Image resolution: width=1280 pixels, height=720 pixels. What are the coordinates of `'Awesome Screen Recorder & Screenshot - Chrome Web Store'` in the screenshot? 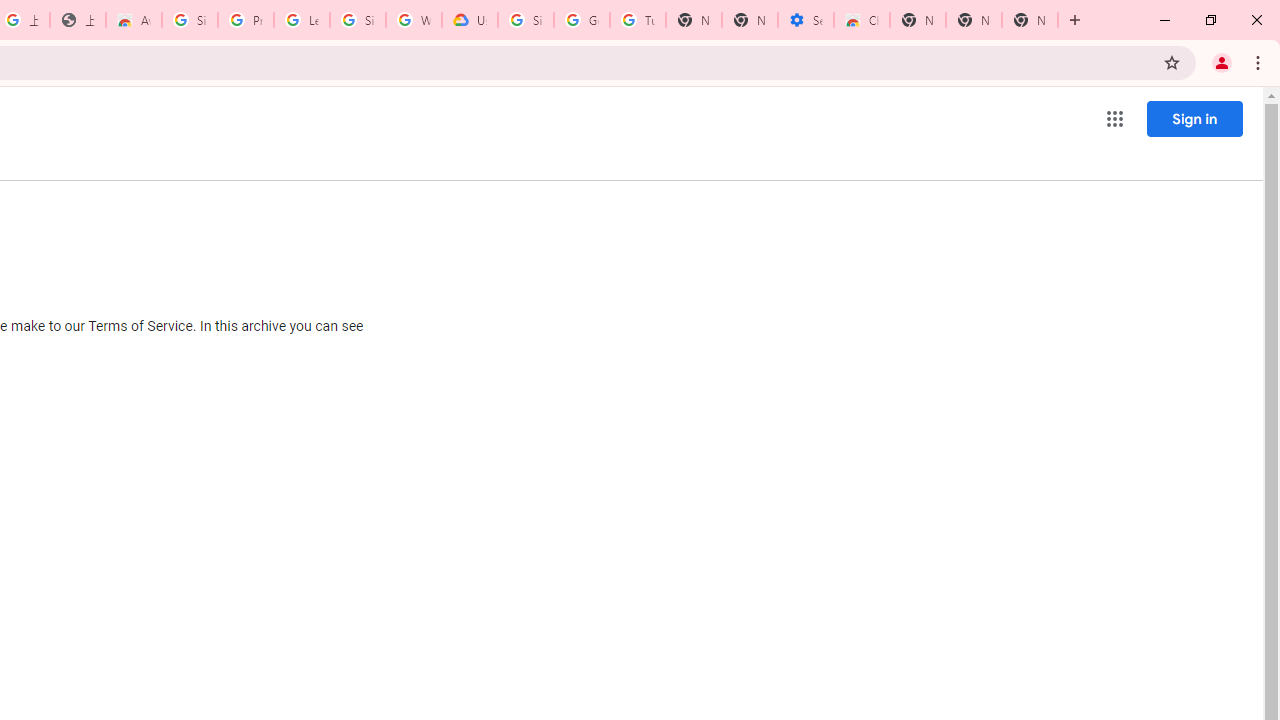 It's located at (133, 20).